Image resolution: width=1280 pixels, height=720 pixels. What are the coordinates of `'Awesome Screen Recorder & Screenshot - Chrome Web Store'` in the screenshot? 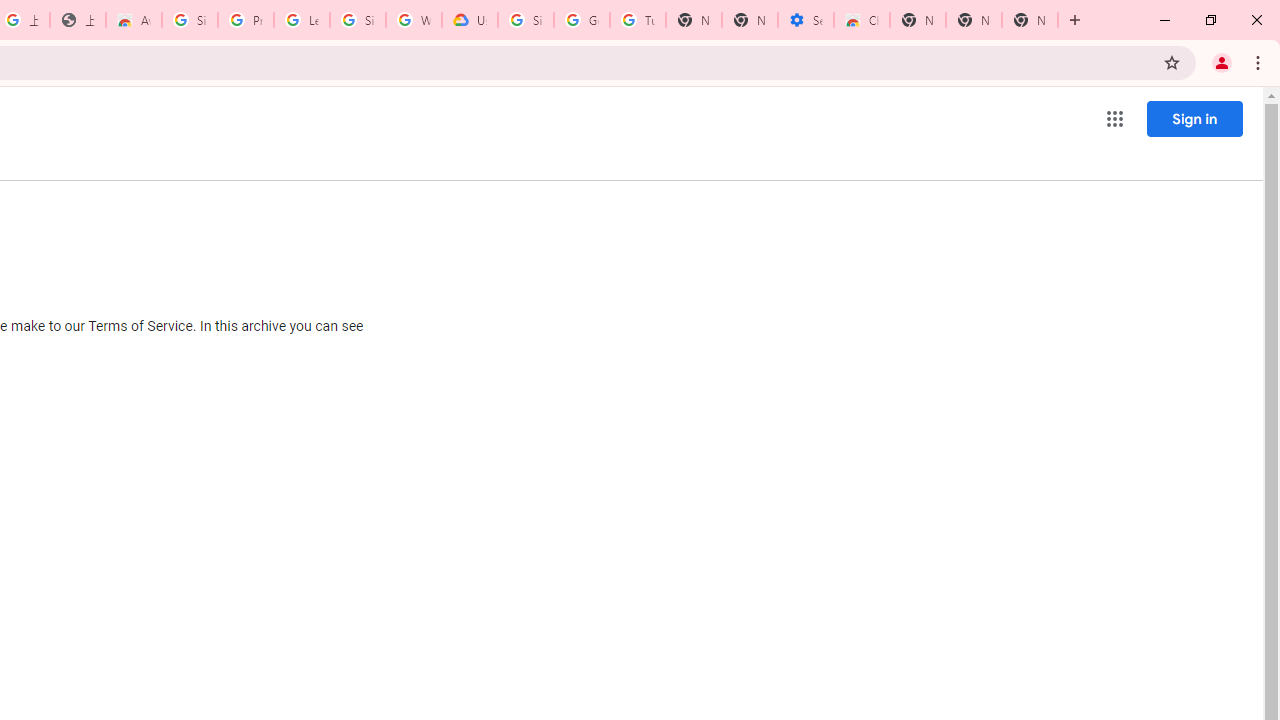 It's located at (133, 20).